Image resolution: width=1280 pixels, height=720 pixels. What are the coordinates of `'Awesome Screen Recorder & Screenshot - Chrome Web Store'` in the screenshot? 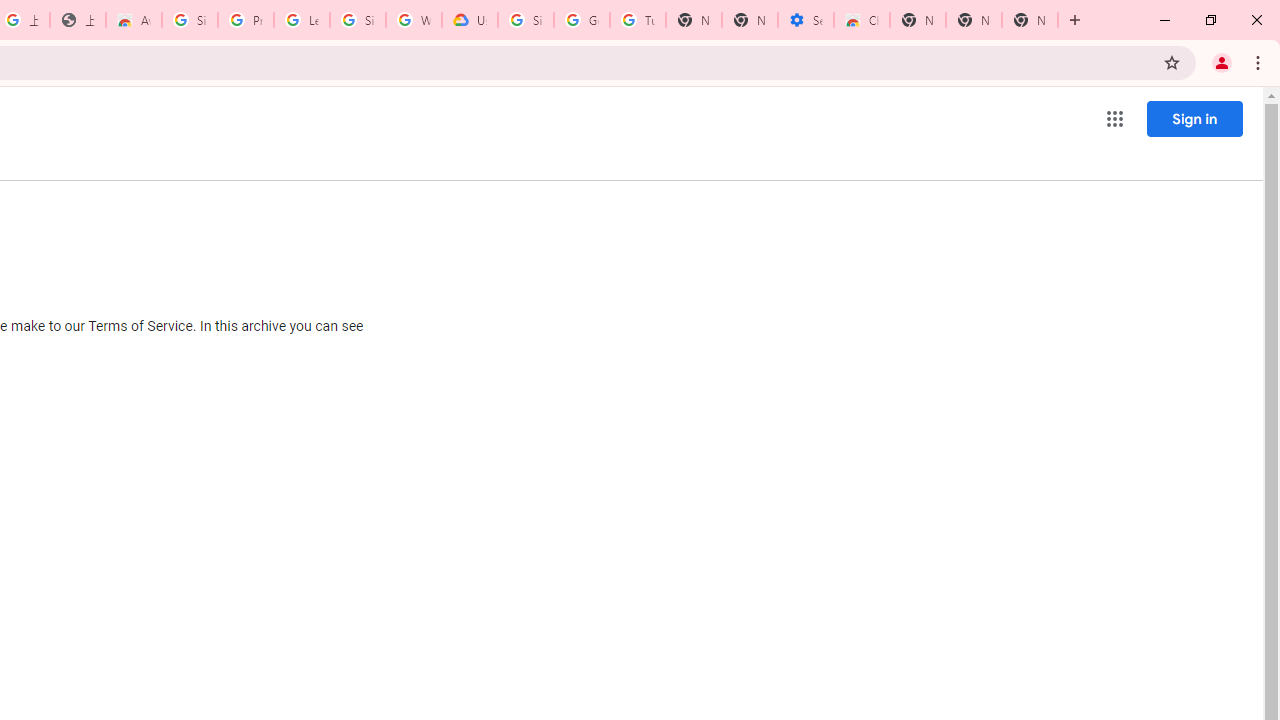 It's located at (133, 20).